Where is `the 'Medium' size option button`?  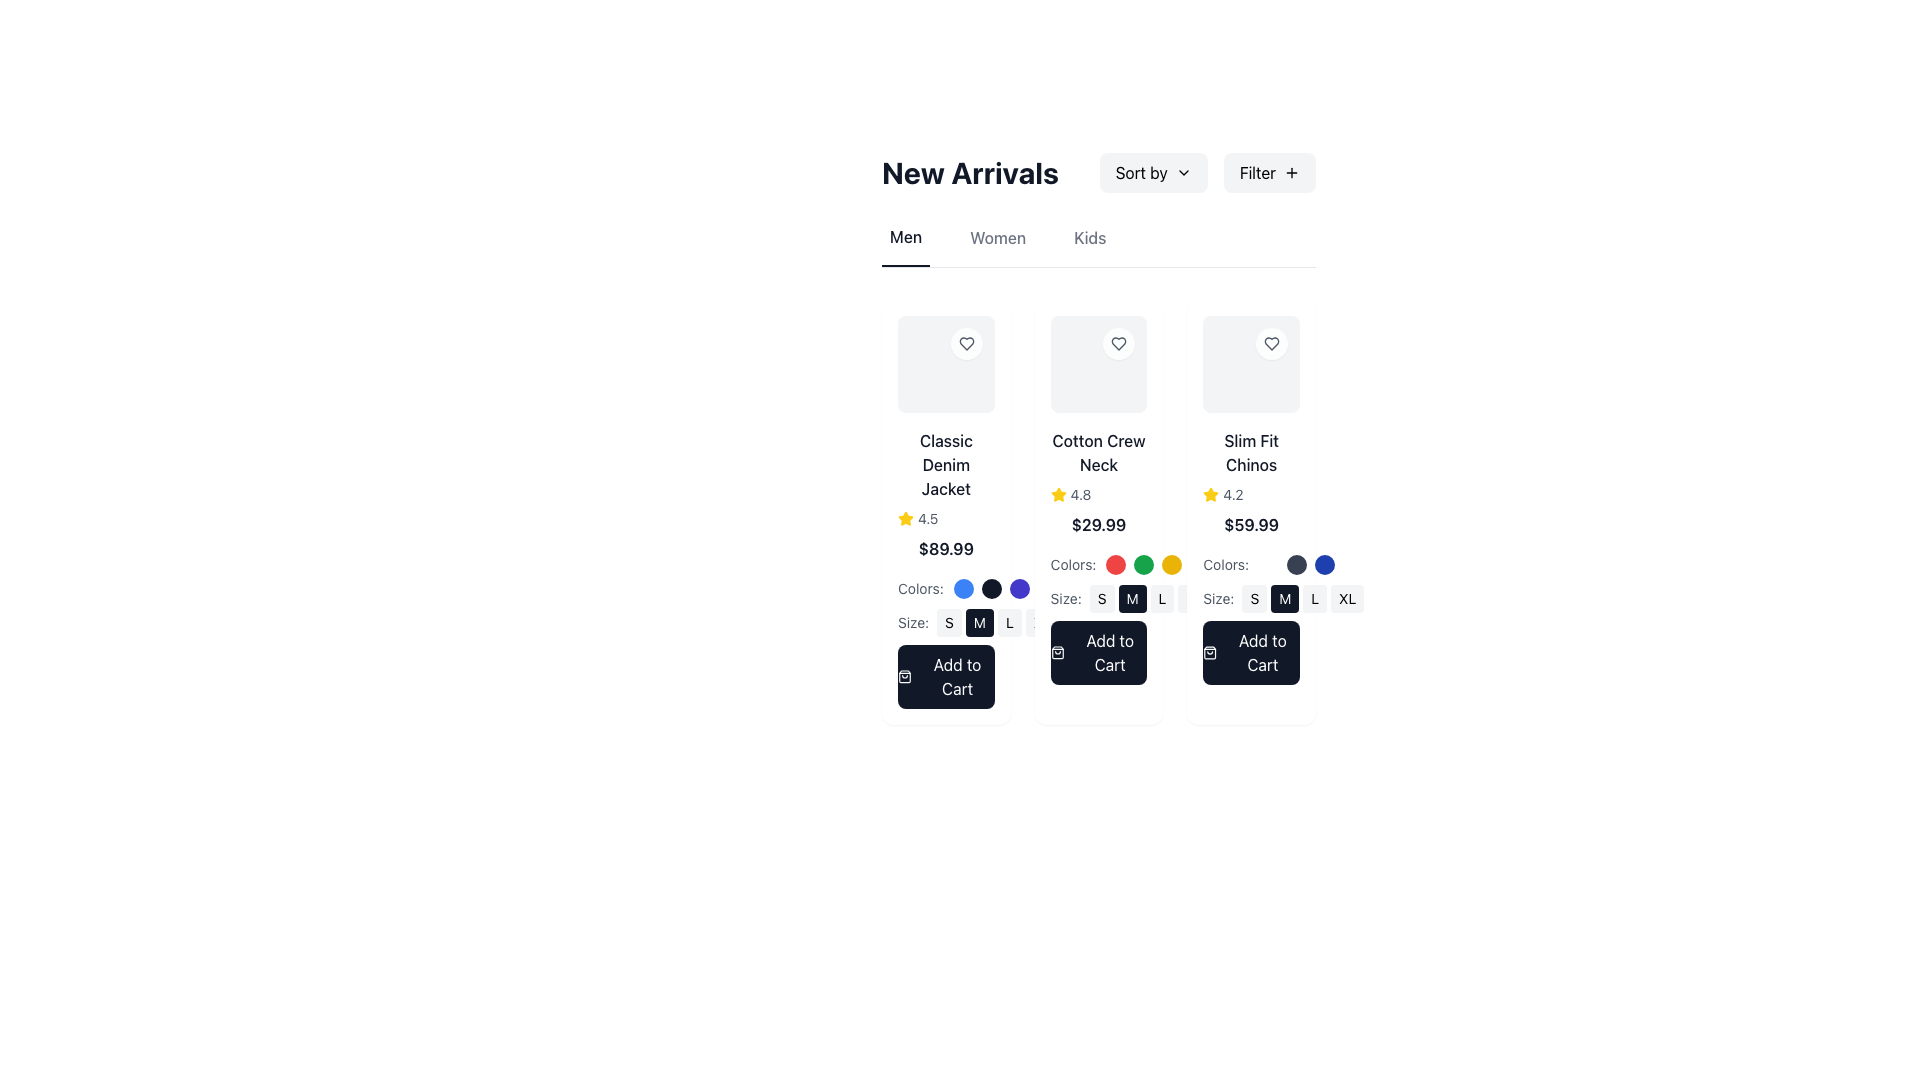
the 'Medium' size option button is located at coordinates (979, 621).